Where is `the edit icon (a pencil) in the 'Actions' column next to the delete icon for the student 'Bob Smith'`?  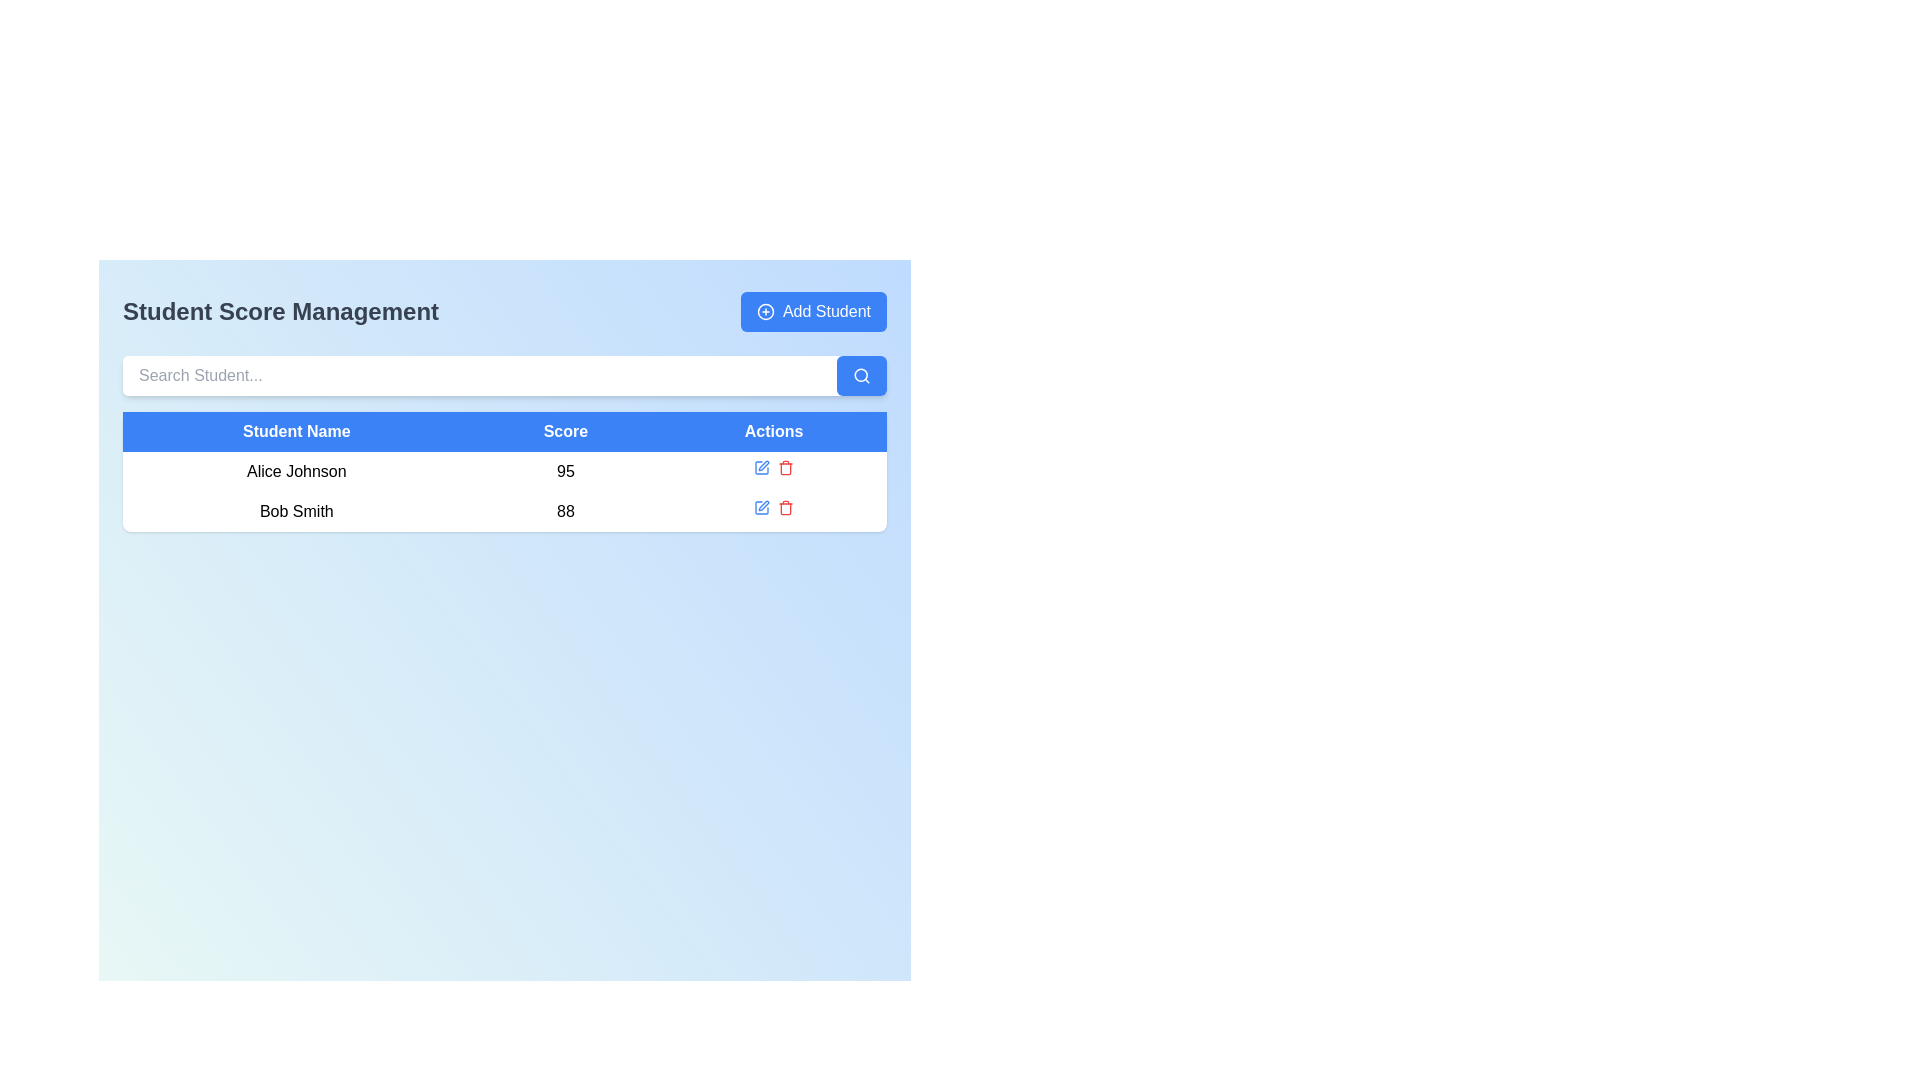 the edit icon (a pencil) in the 'Actions' column next to the delete icon for the student 'Bob Smith' is located at coordinates (762, 466).